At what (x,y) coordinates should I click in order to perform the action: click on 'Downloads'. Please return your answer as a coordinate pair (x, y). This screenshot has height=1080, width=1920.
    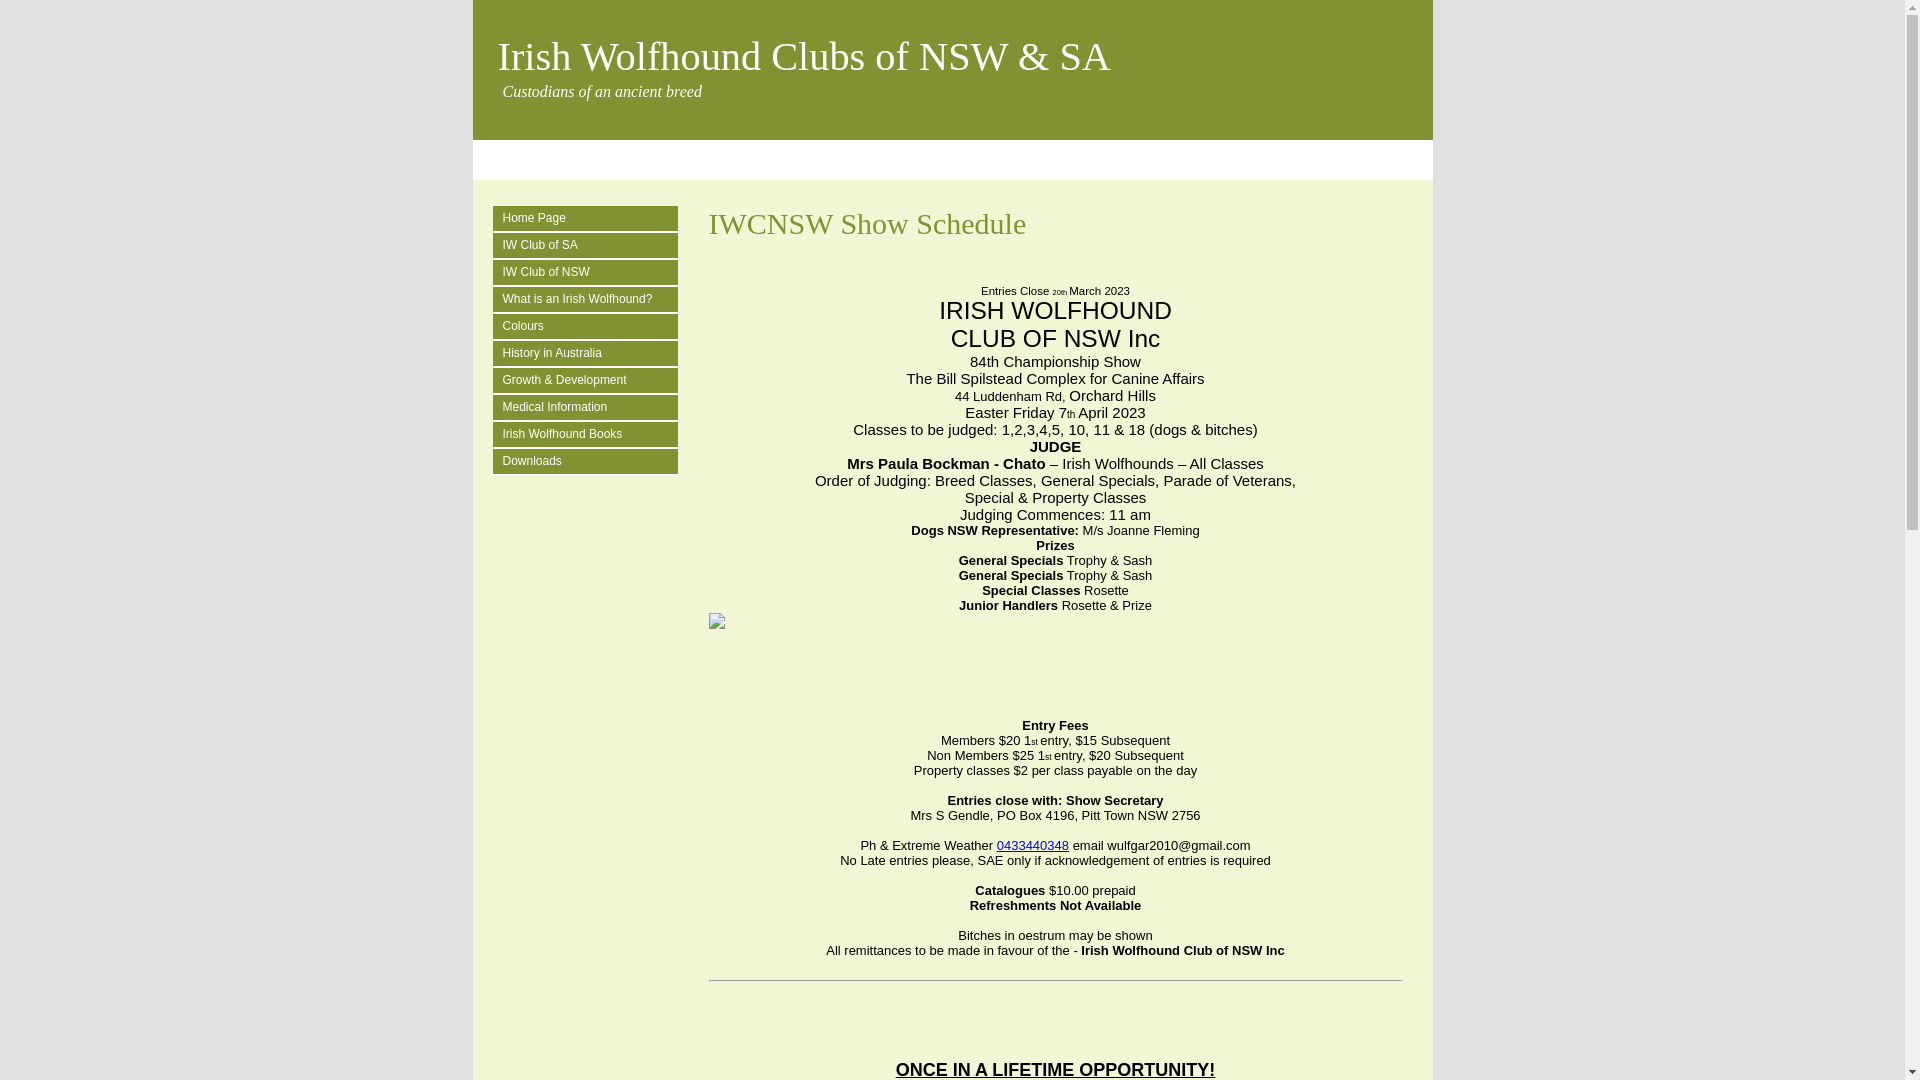
    Looking at the image, I should click on (502, 461).